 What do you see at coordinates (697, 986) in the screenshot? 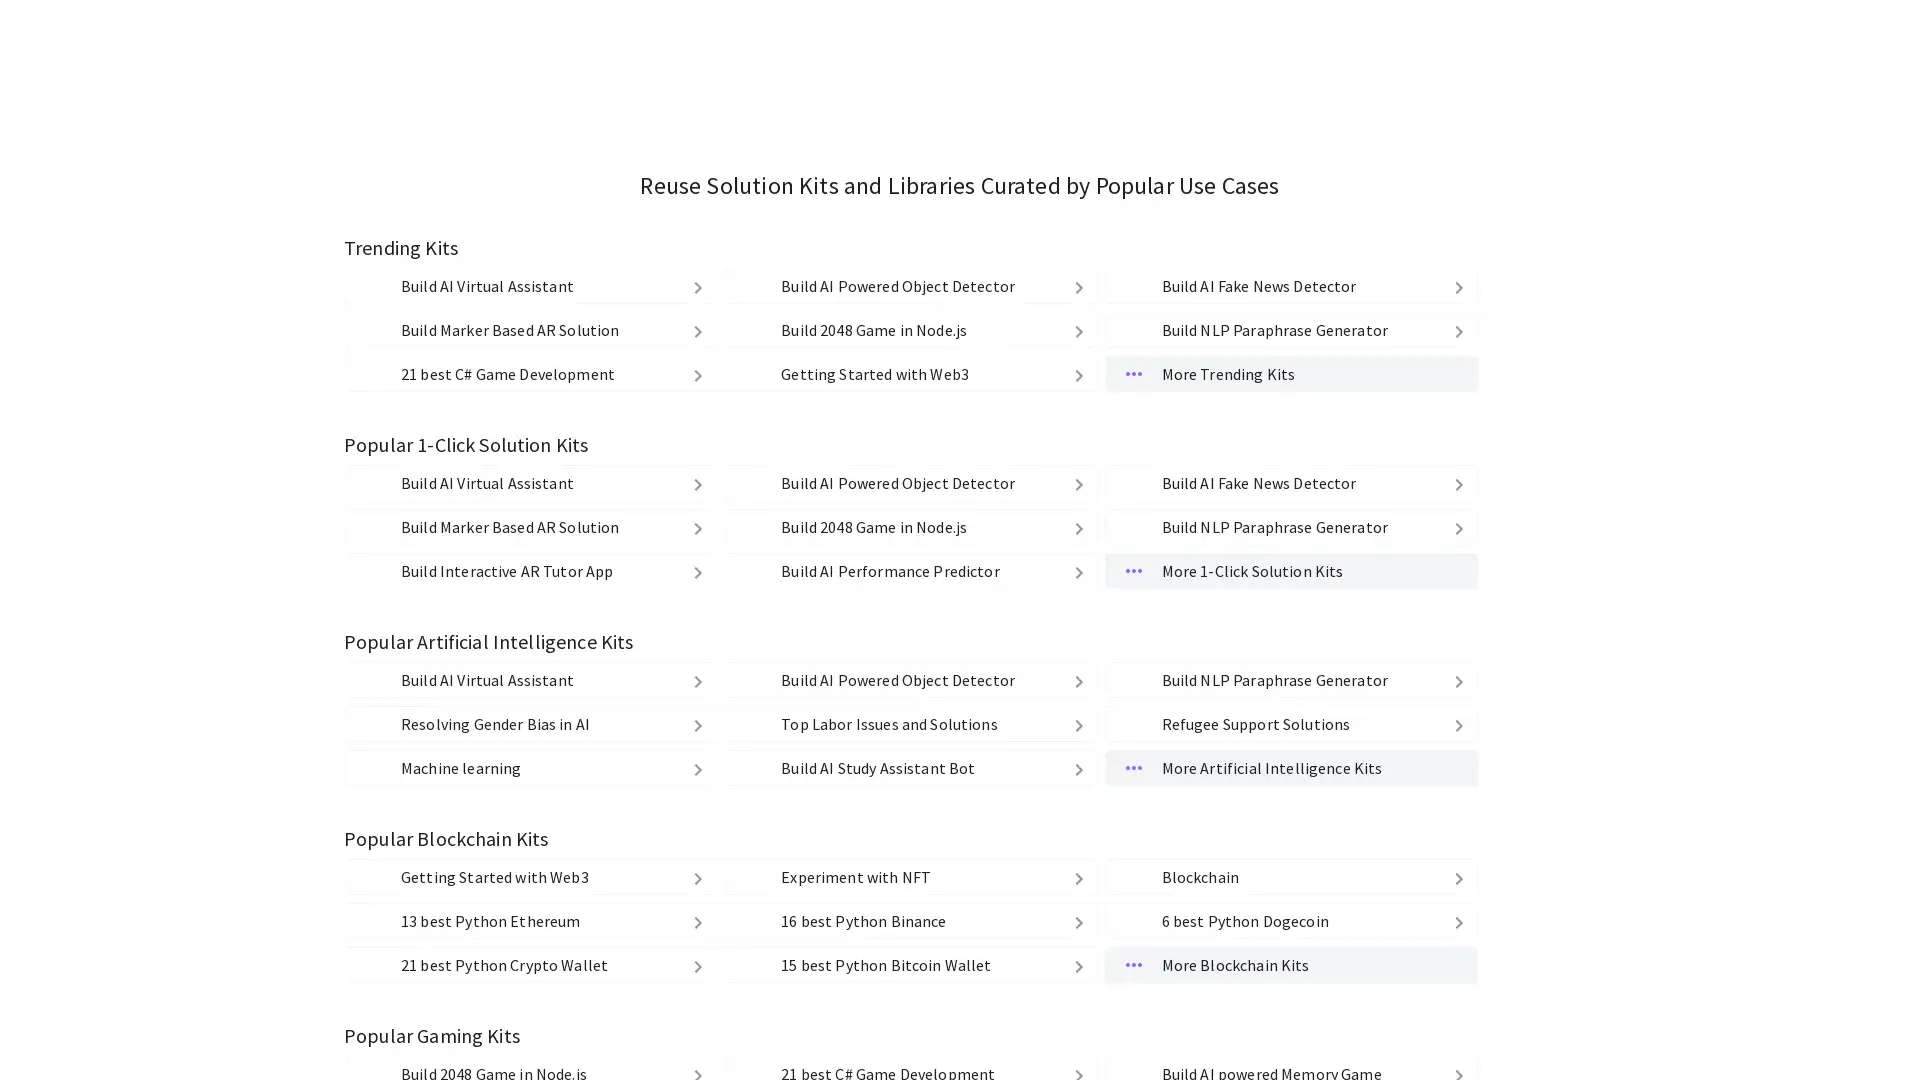
I see `delete` at bounding box center [697, 986].